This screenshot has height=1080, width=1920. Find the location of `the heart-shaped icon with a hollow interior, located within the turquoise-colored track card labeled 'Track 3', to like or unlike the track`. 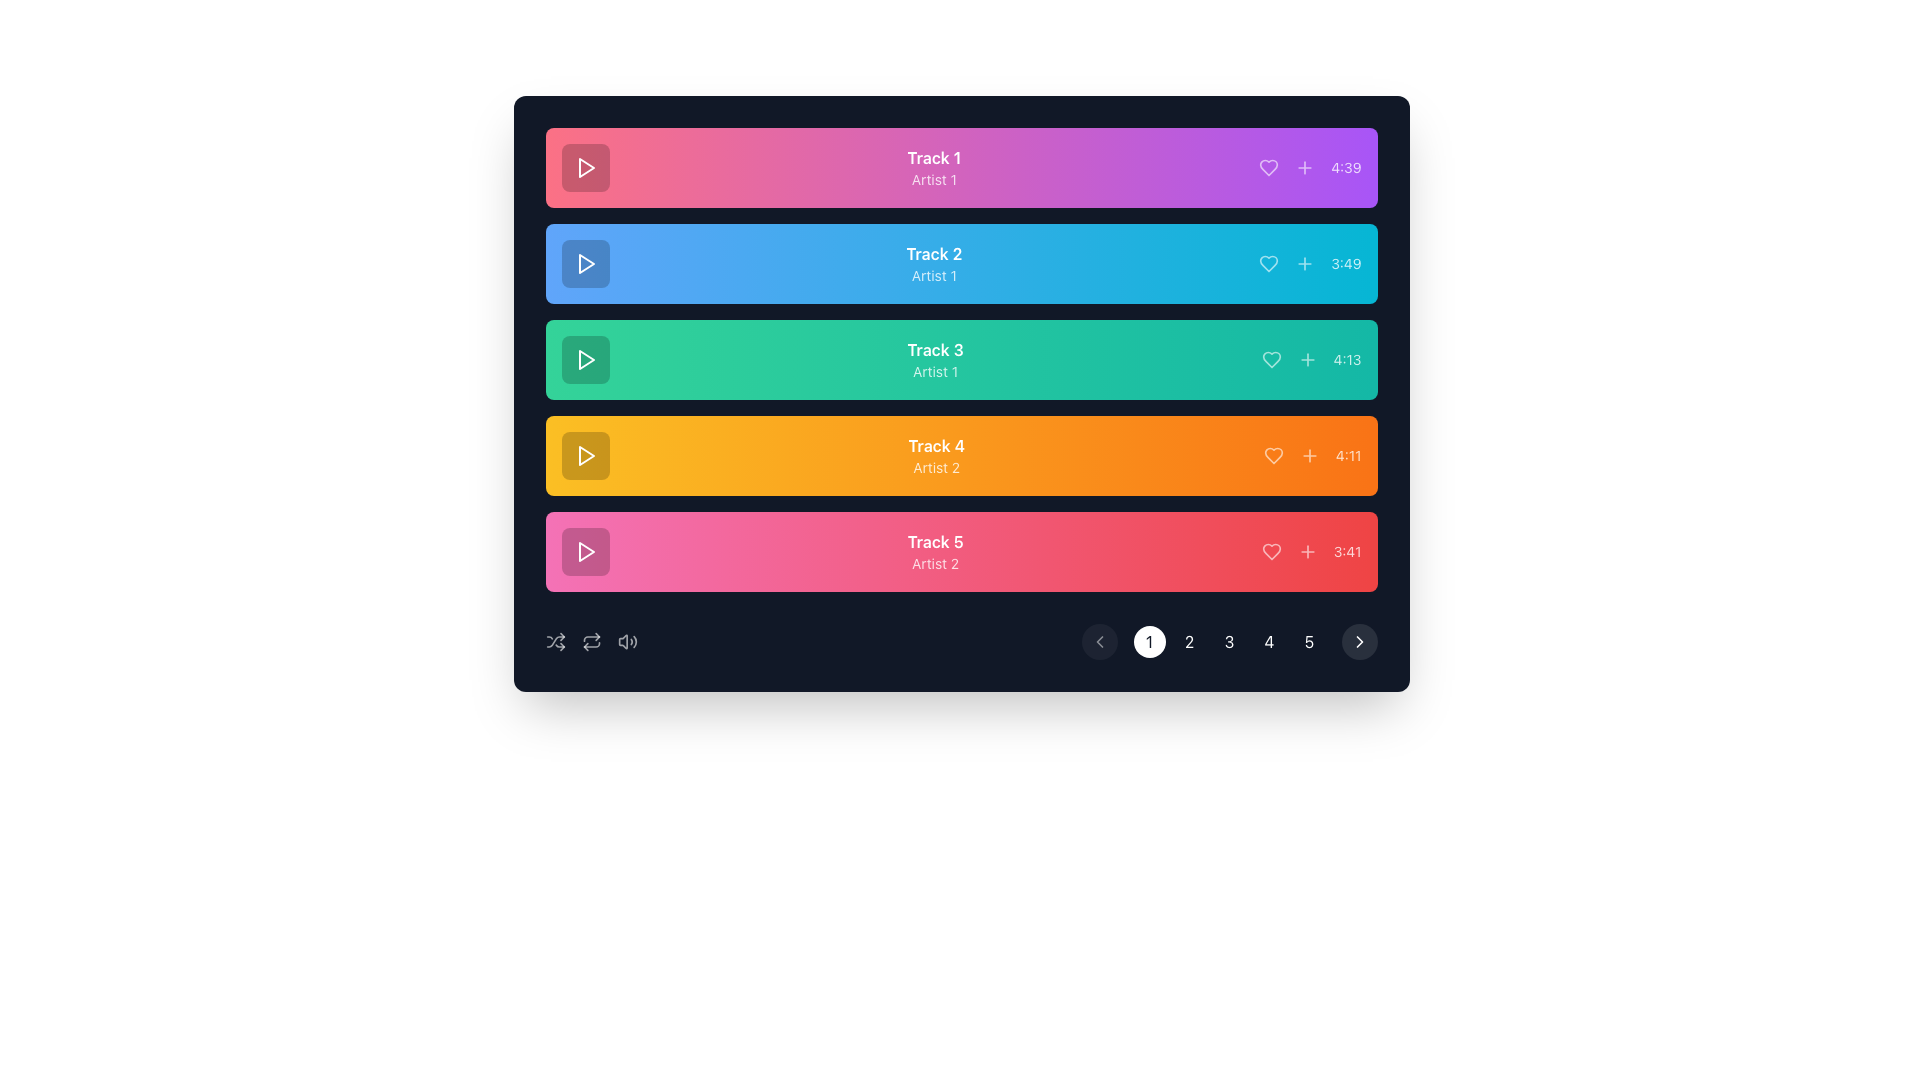

the heart-shaped icon with a hollow interior, located within the turquoise-colored track card labeled 'Track 3', to like or unlike the track is located at coordinates (1270, 358).